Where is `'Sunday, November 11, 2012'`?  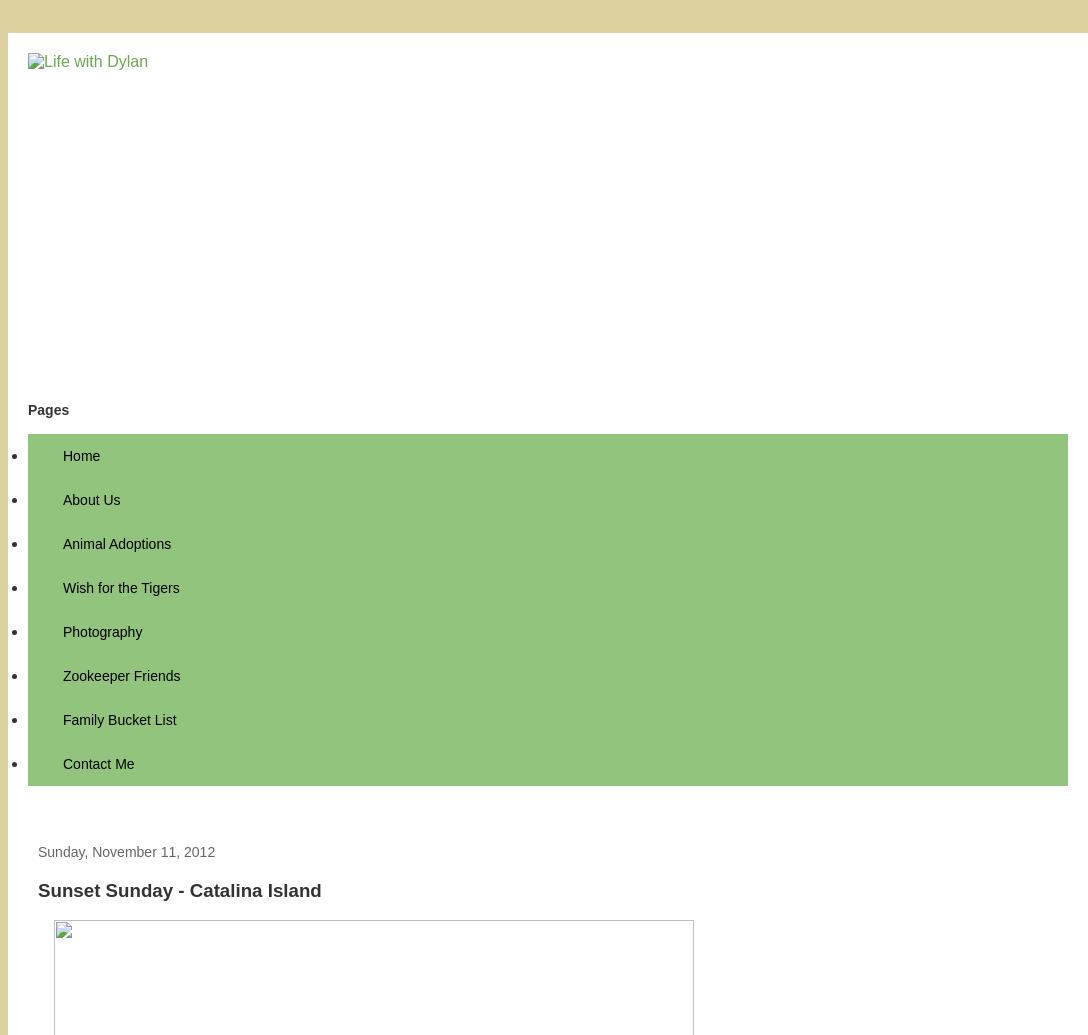
'Sunday, November 11, 2012' is located at coordinates (126, 849).